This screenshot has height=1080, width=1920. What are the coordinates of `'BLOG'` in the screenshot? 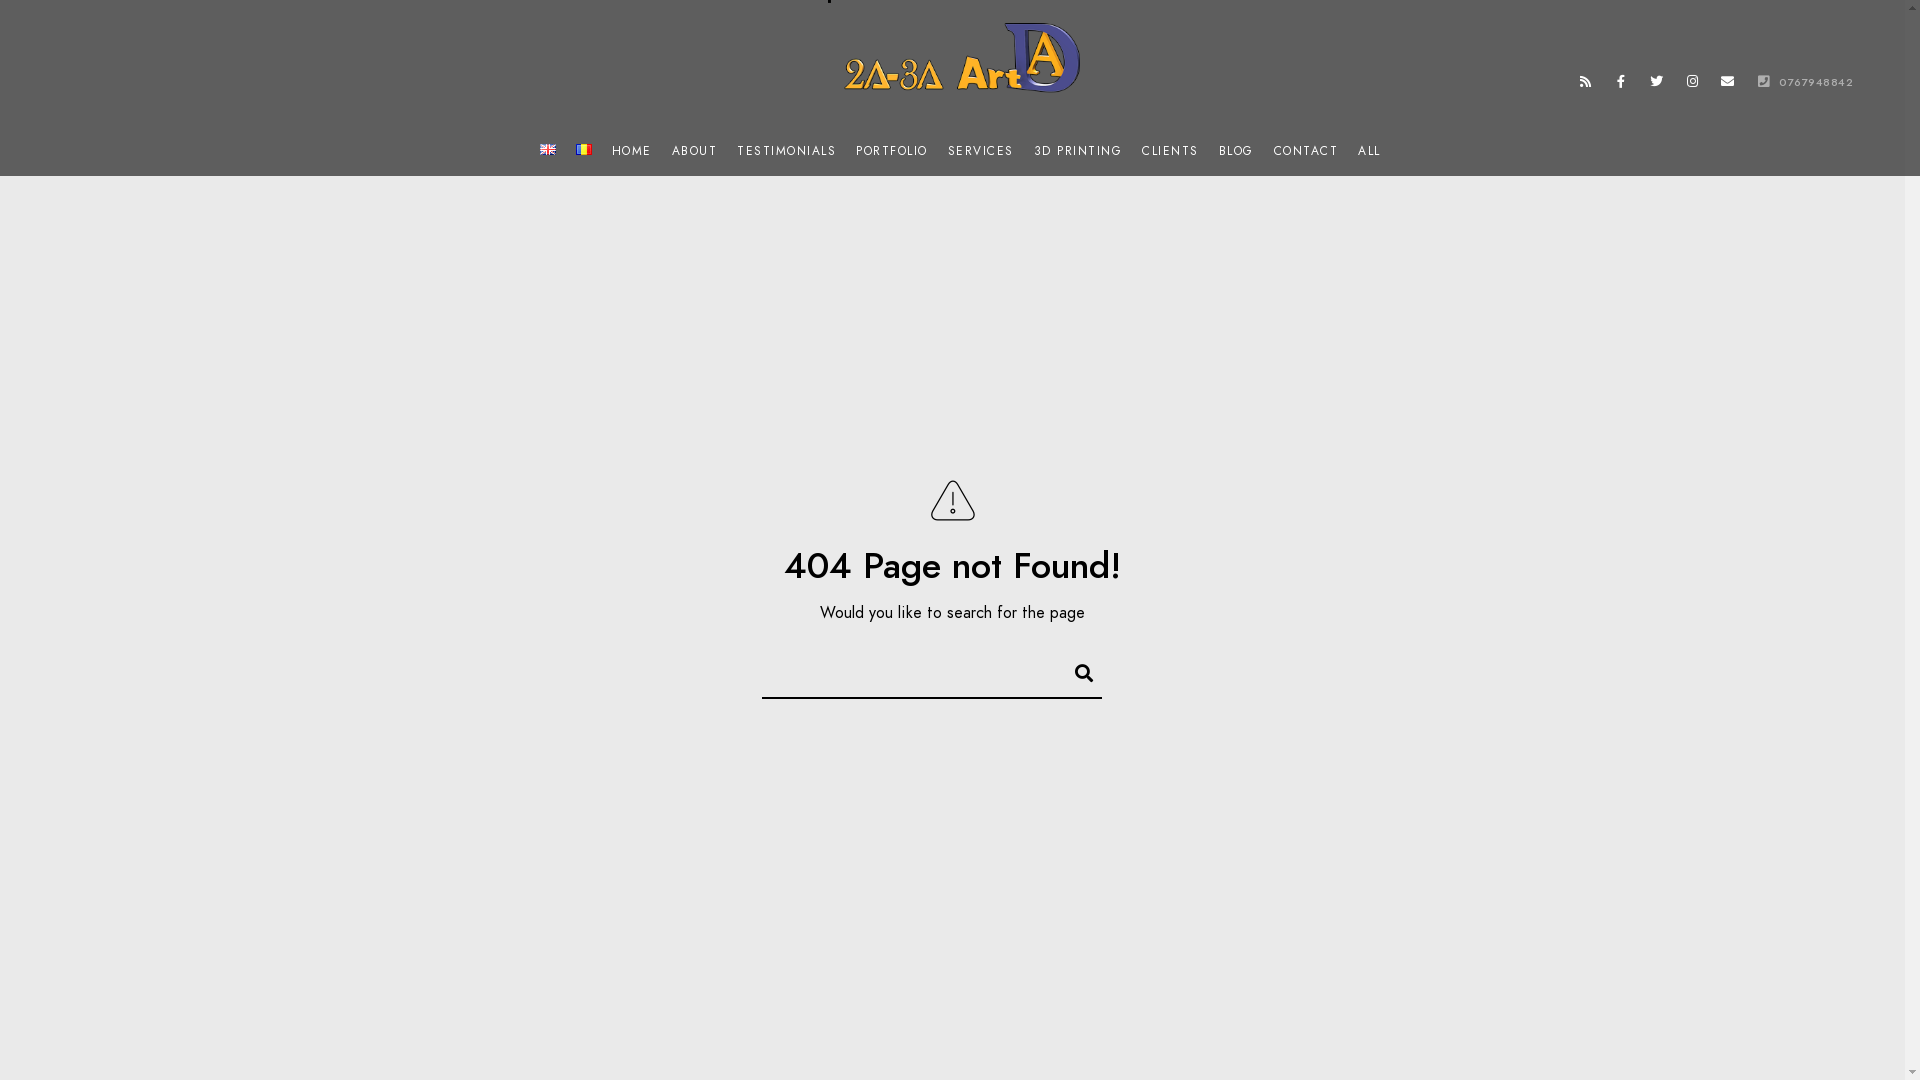 It's located at (1234, 149).